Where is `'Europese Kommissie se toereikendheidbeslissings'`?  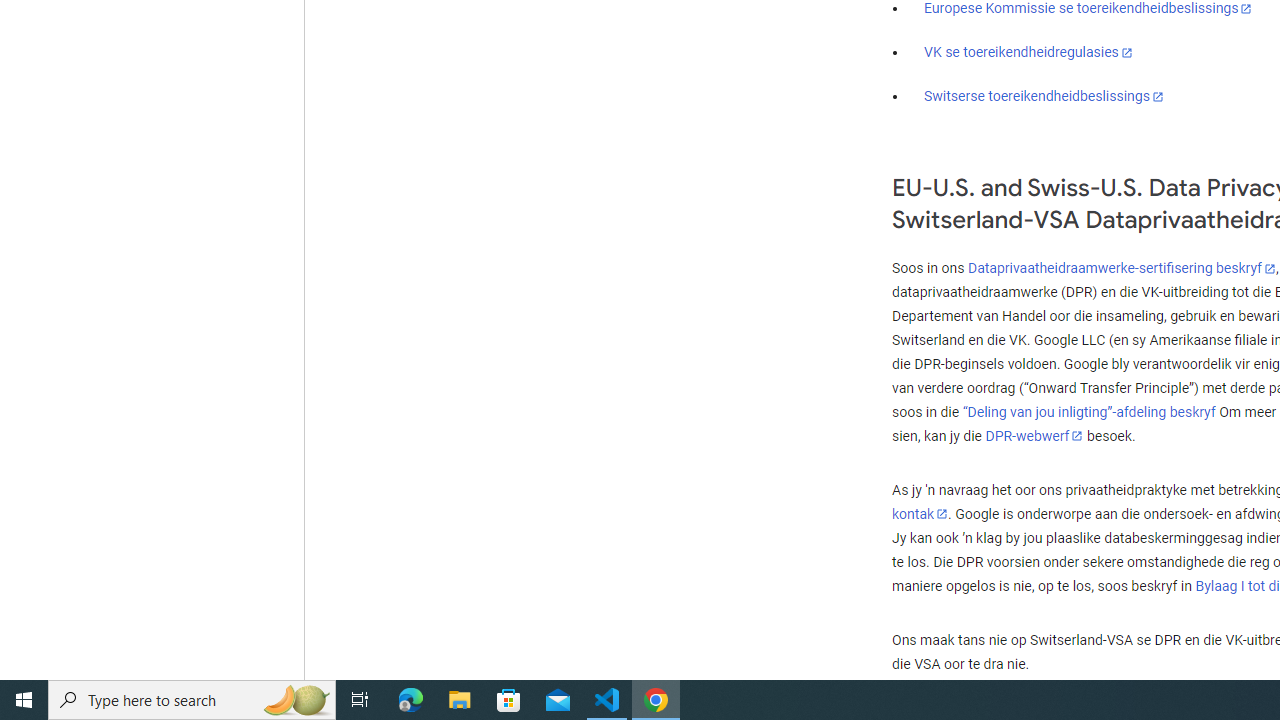 'Europese Kommissie se toereikendheidbeslissings' is located at coordinates (1087, 9).